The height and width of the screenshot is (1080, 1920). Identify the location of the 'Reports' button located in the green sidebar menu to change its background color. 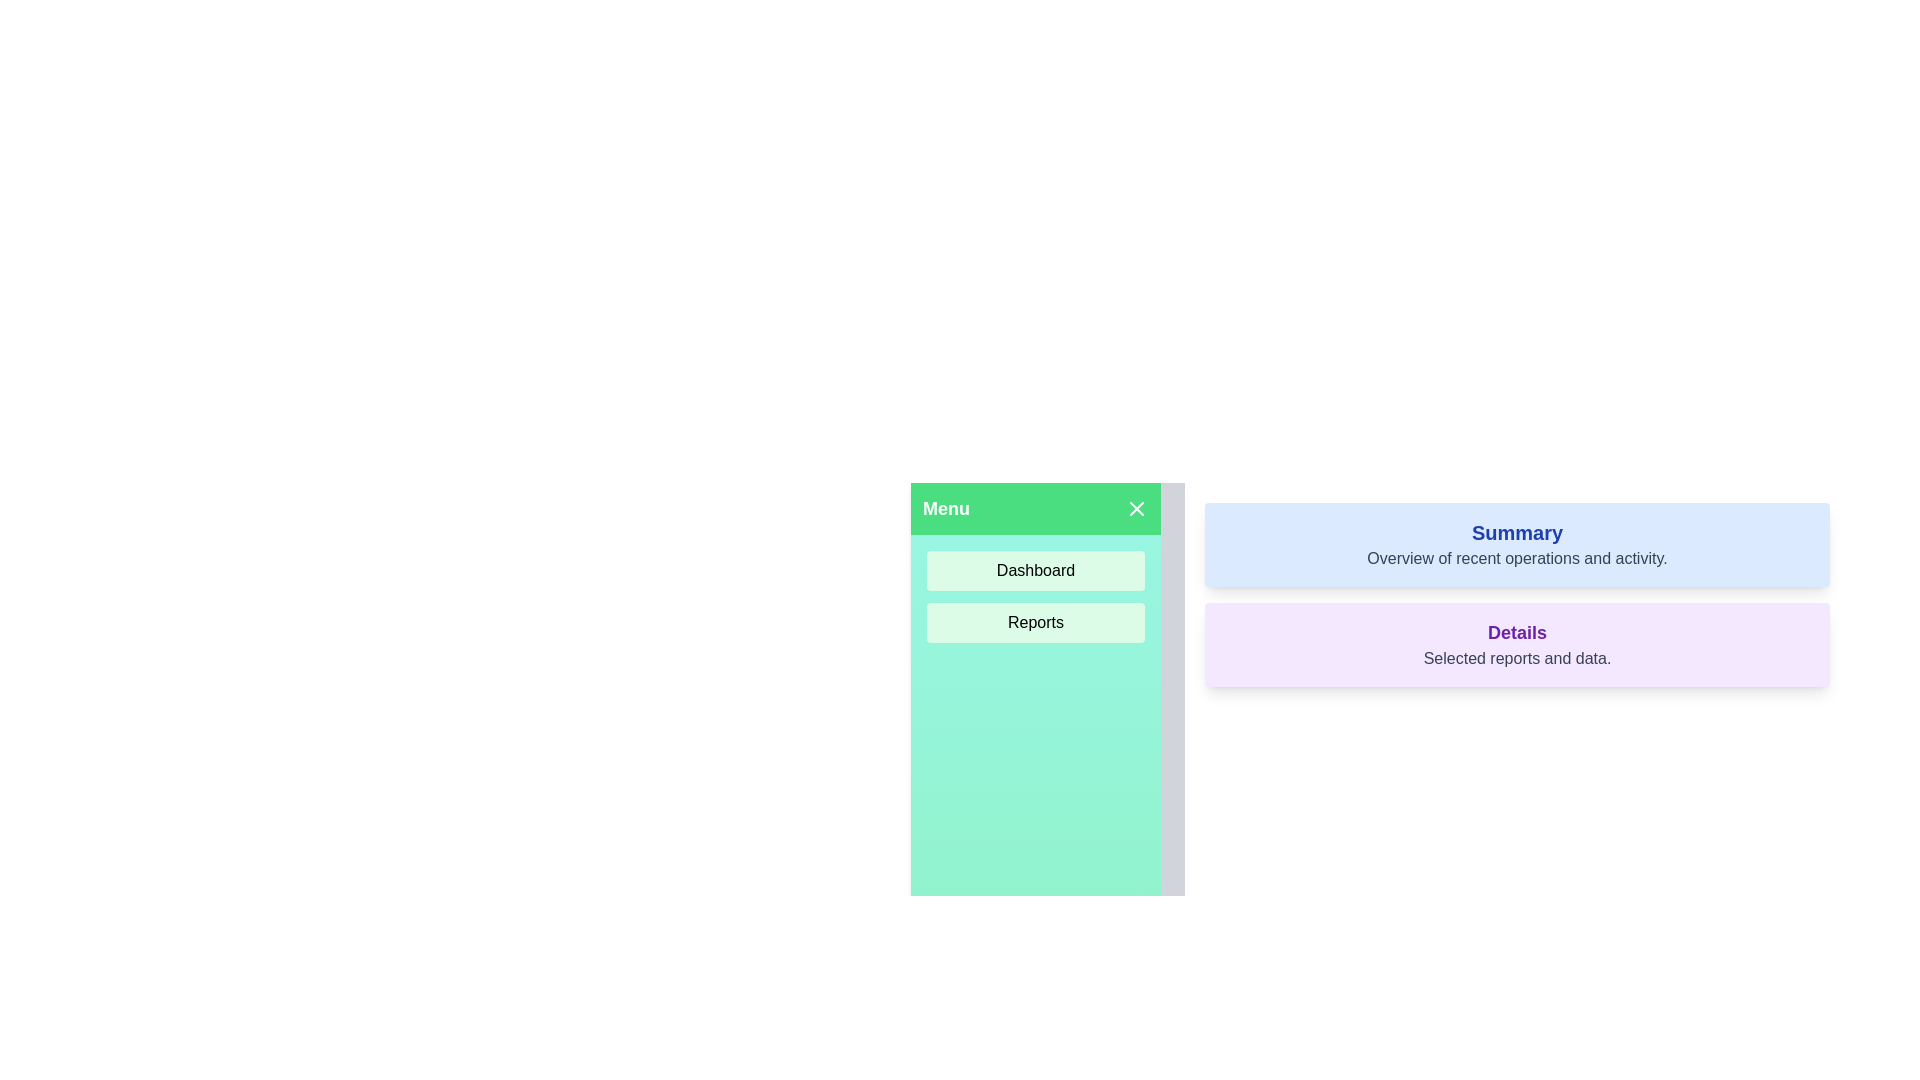
(1036, 622).